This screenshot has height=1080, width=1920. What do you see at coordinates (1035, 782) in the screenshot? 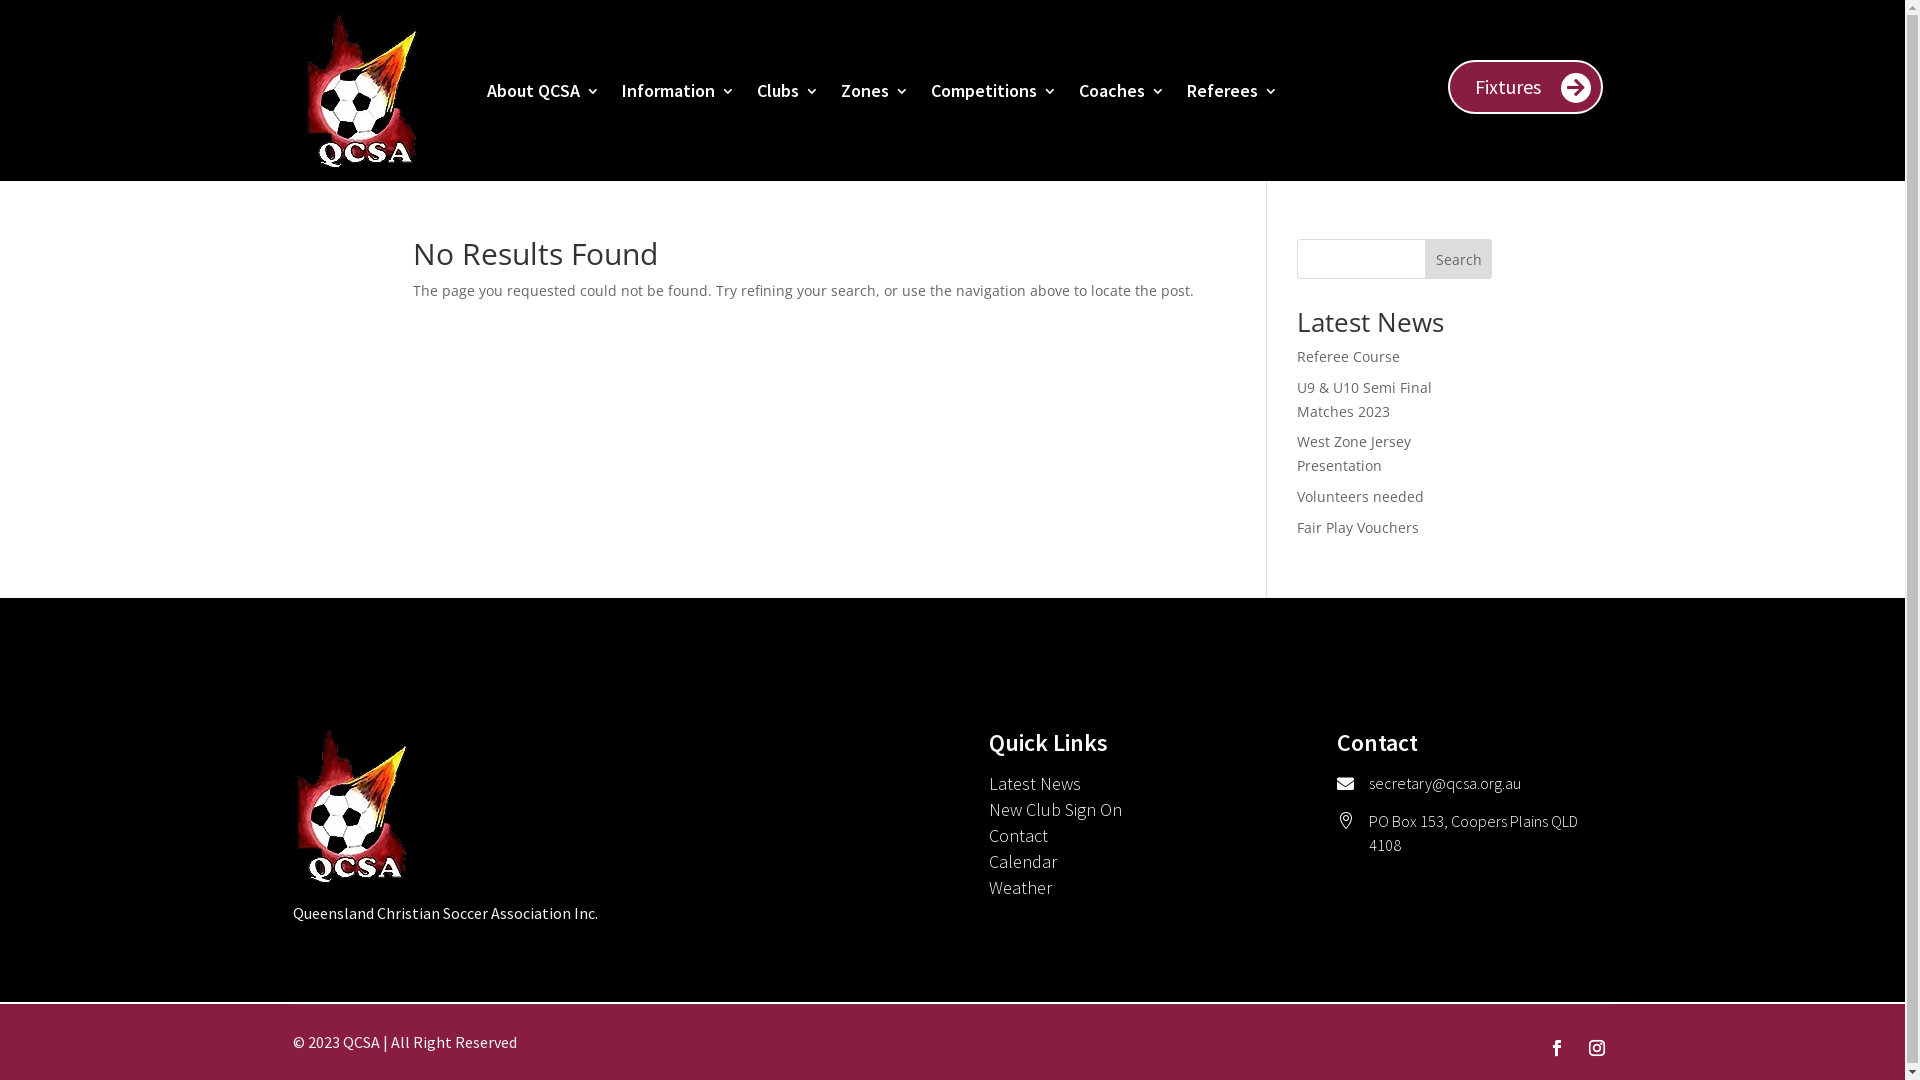
I see `'Latest News'` at bounding box center [1035, 782].